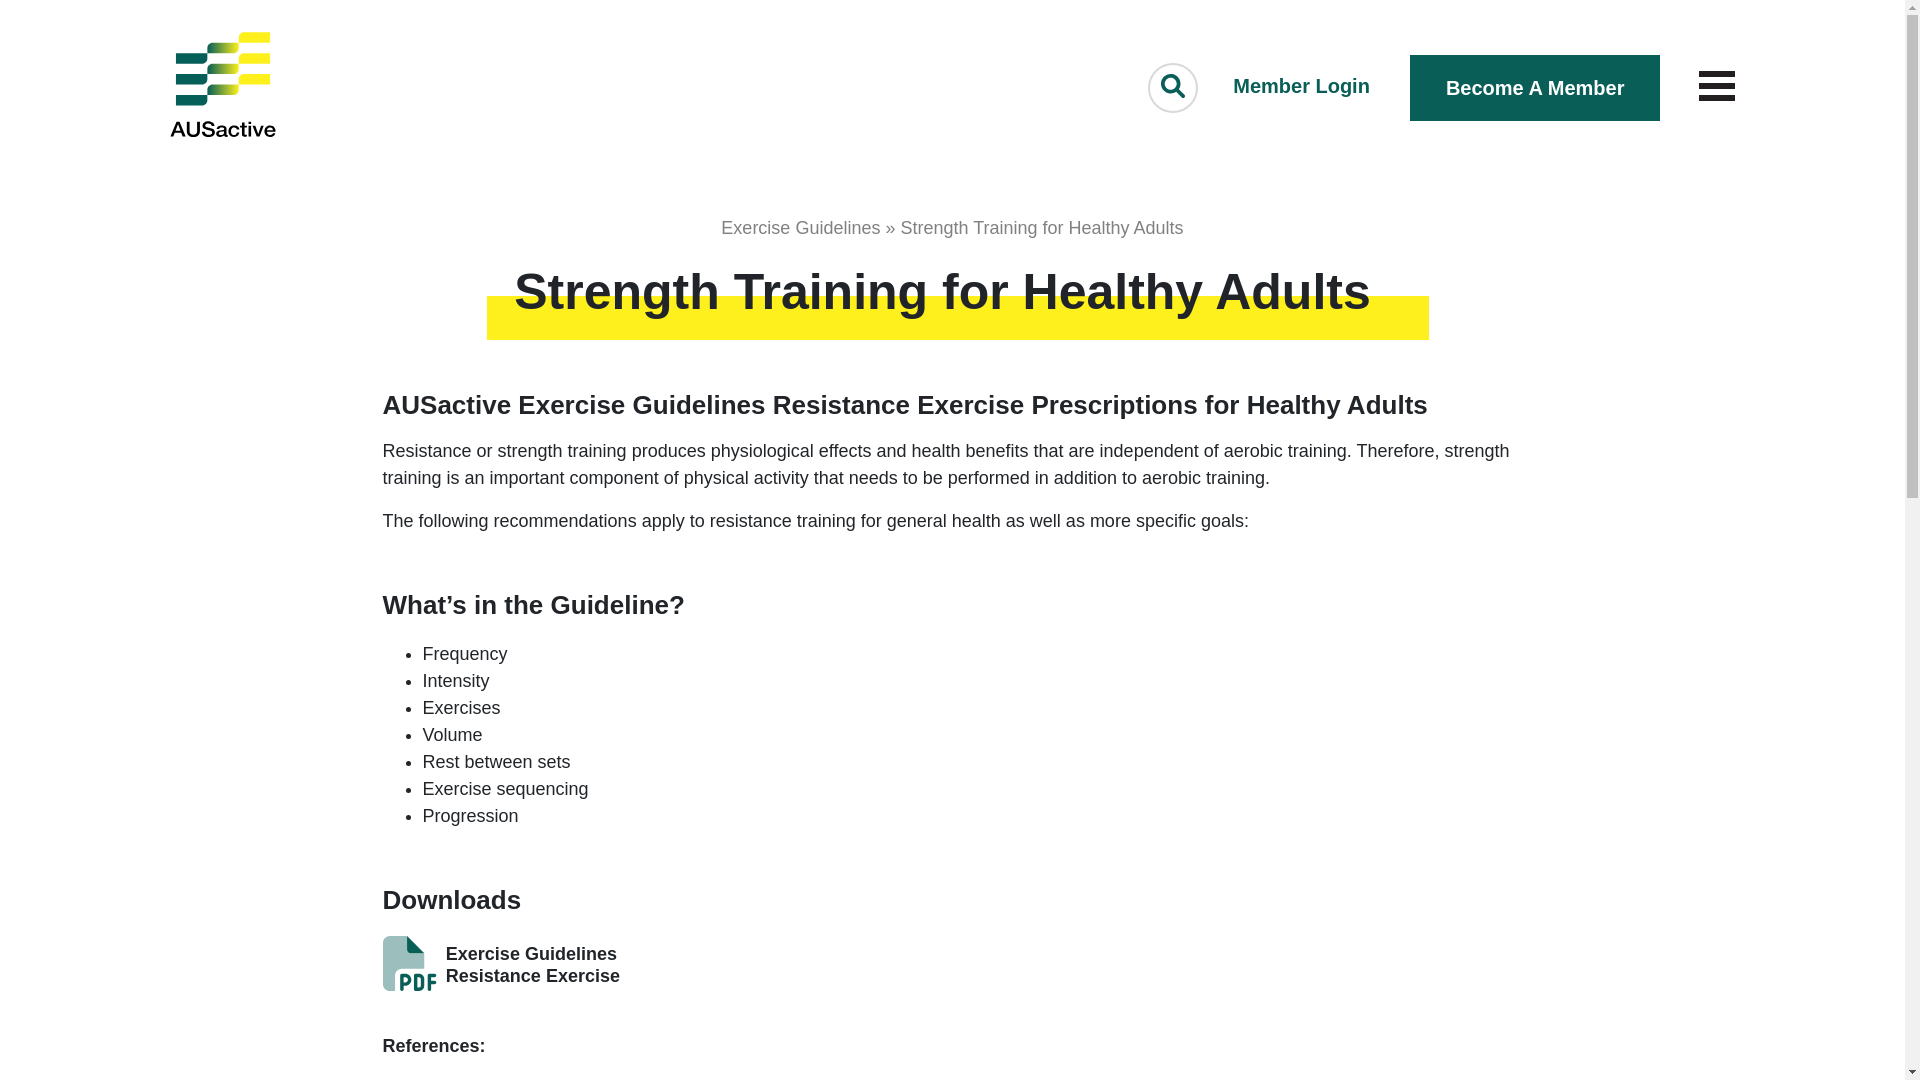 Image resolution: width=1920 pixels, height=1080 pixels. What do you see at coordinates (800, 226) in the screenshot?
I see `'Exercise Guidelines'` at bounding box center [800, 226].